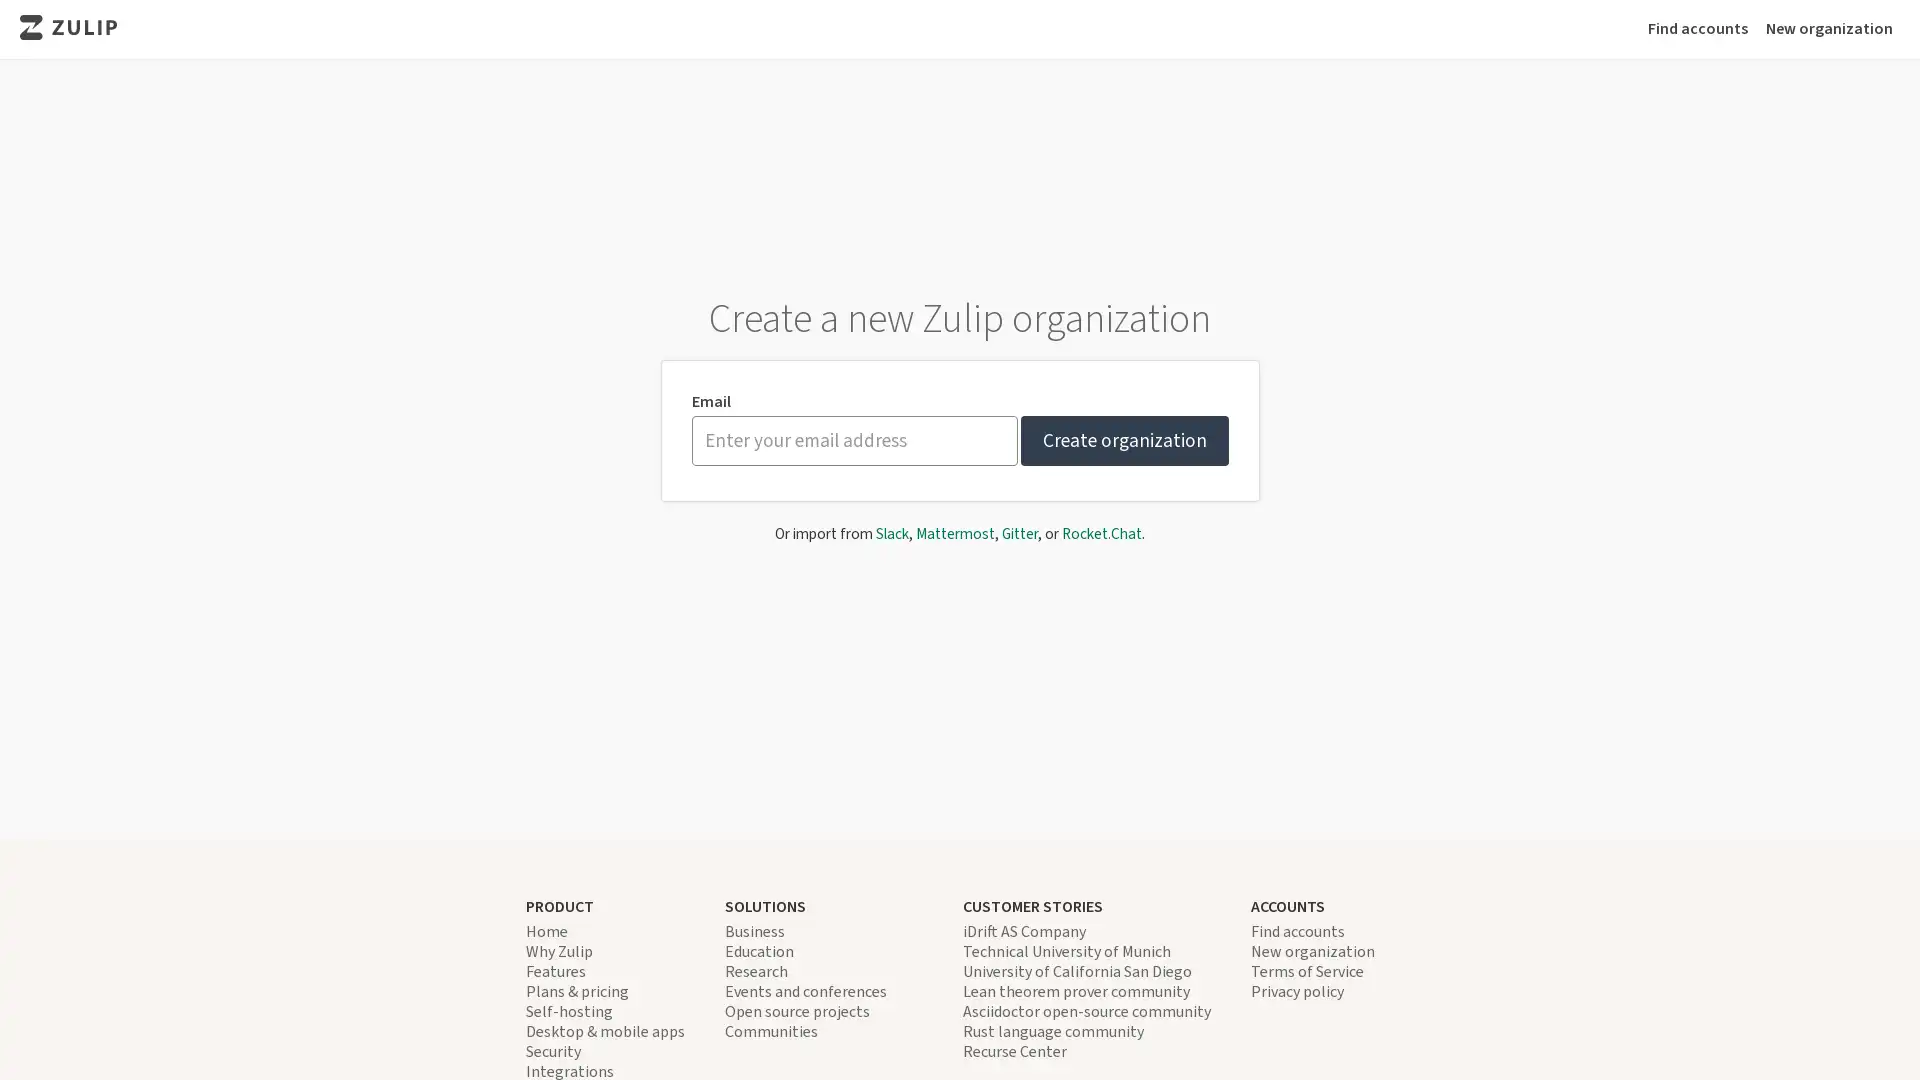 This screenshot has height=1080, width=1920. I want to click on Create organization, so click(1123, 439).